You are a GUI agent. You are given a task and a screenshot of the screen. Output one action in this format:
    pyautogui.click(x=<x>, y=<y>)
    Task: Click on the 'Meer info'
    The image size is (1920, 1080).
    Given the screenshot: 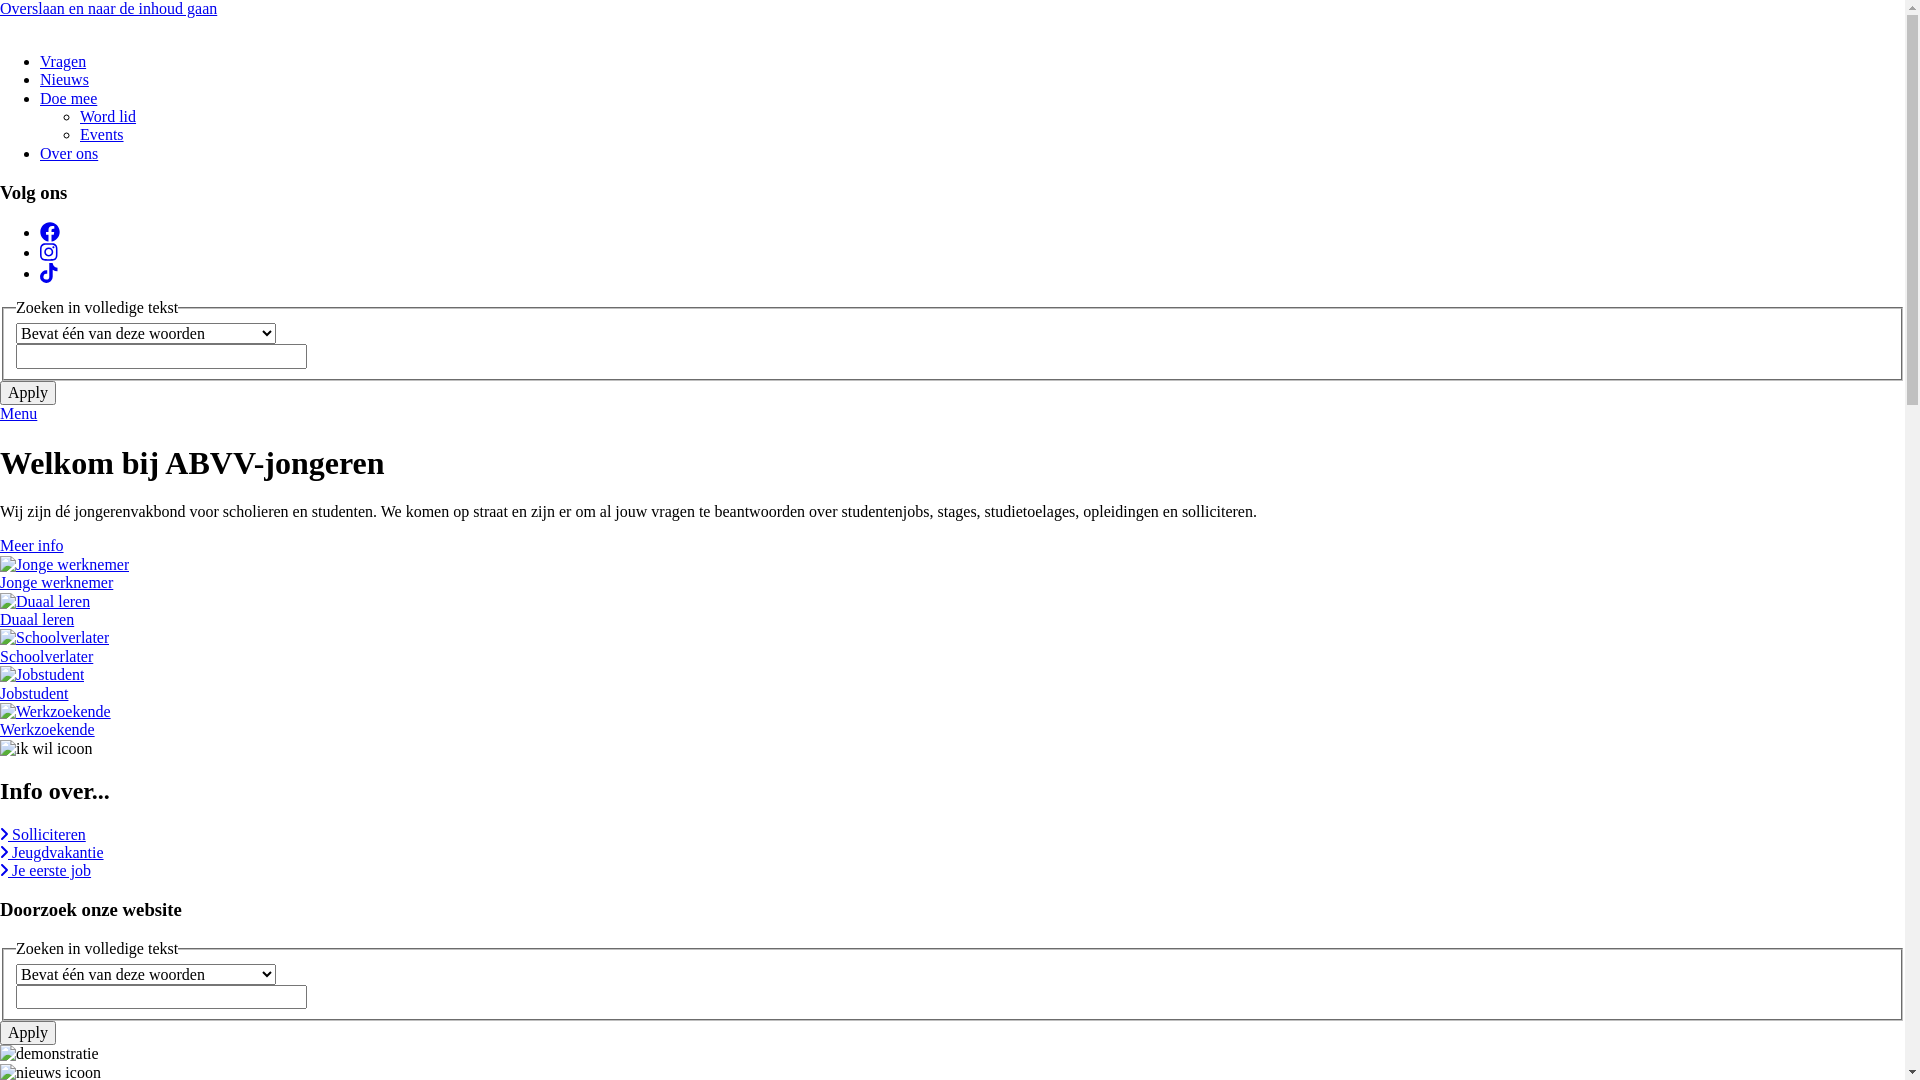 What is the action you would take?
    pyautogui.click(x=32, y=545)
    